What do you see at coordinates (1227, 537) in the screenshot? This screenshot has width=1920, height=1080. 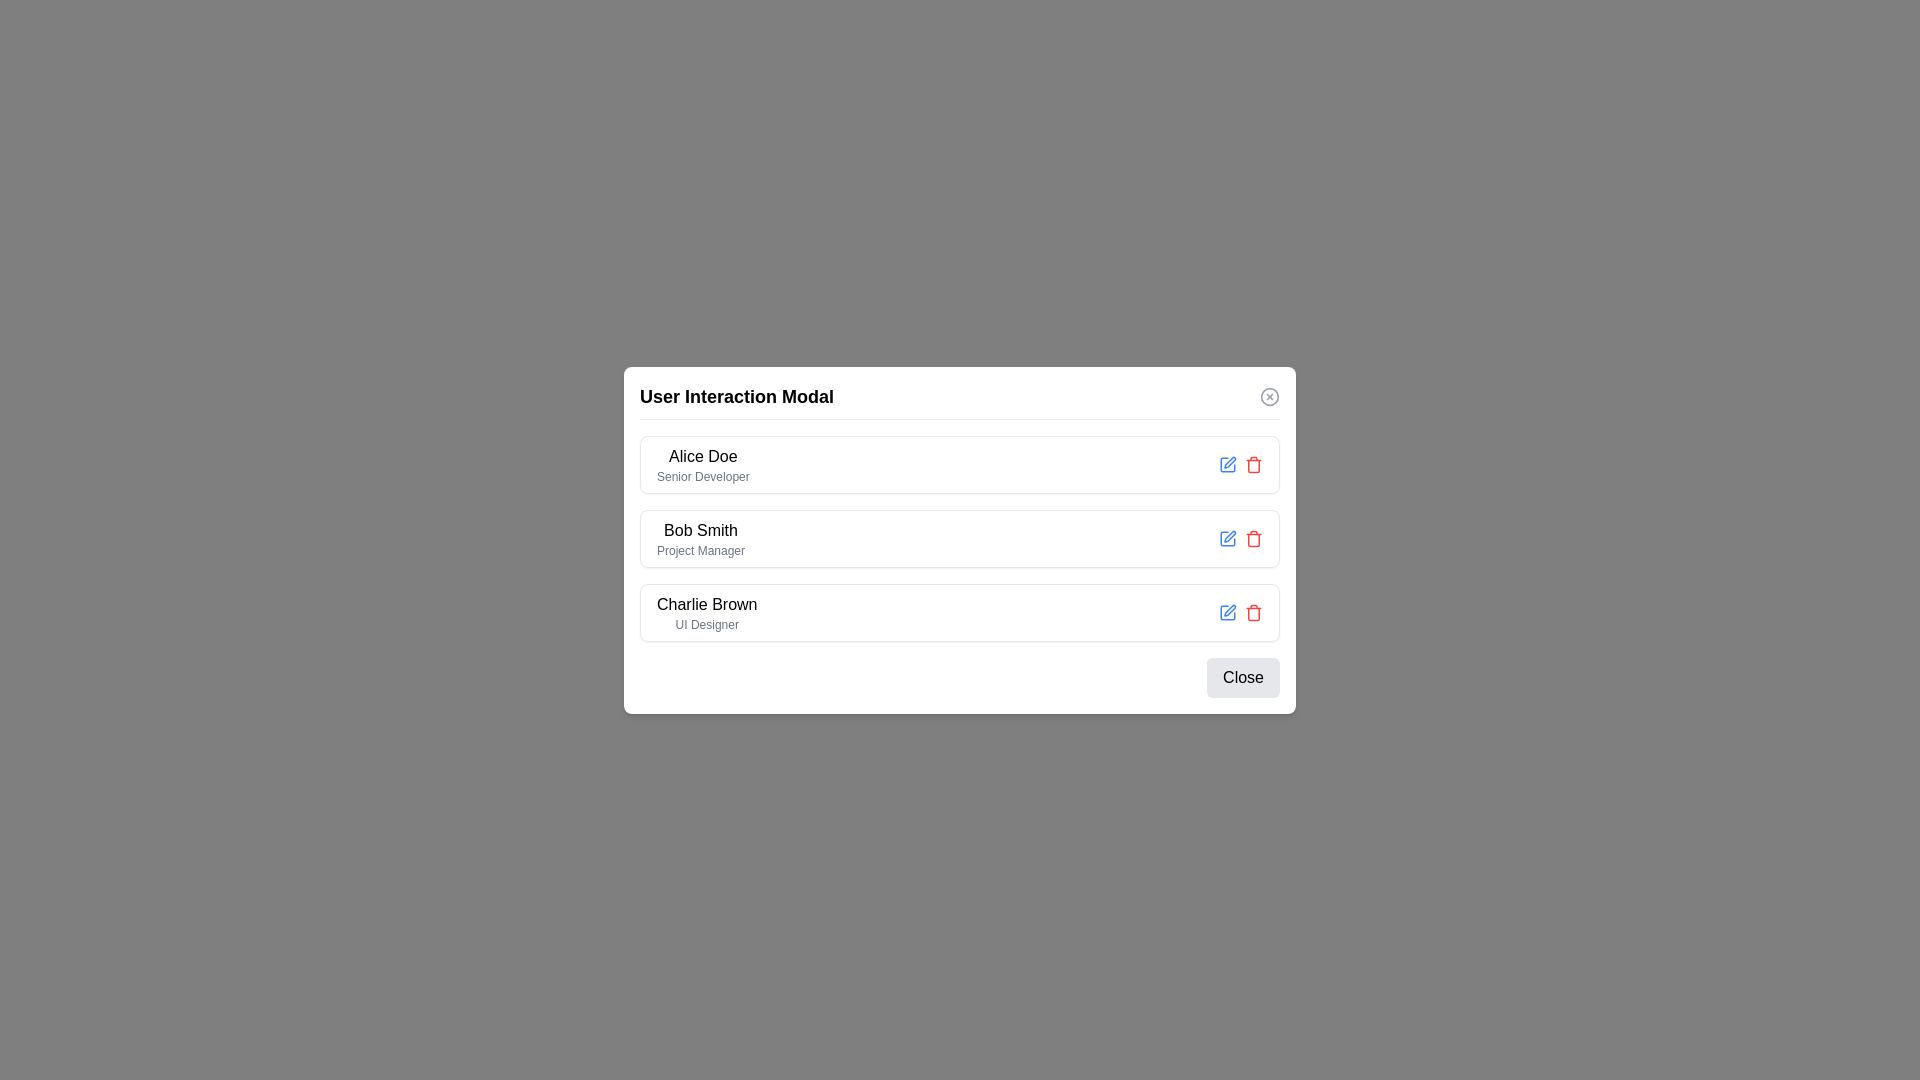 I see `the edit button icon, which resembles a blue outline of a pen or pencil, located to the right of 'Bob Smith' and 'Project Manager' in the user entry list` at bounding box center [1227, 537].